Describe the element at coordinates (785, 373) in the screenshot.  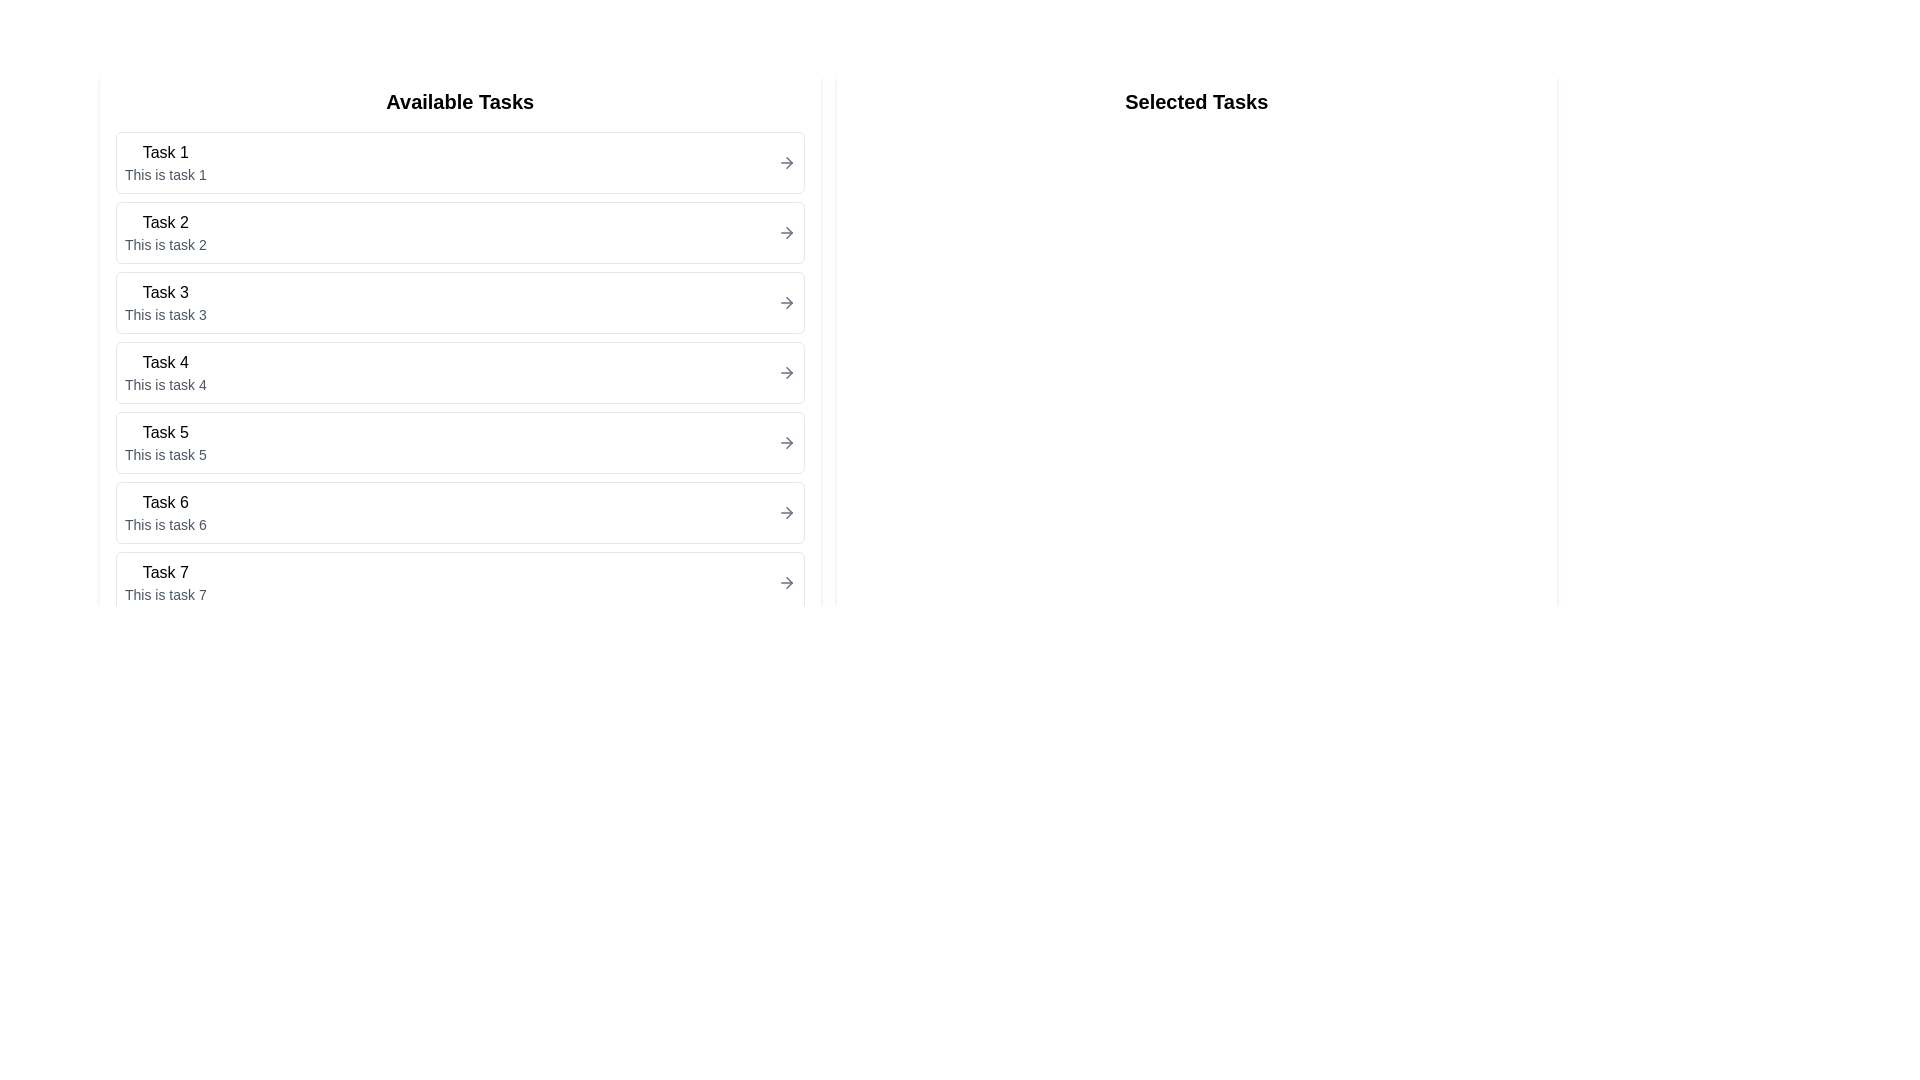
I see `the rightward-pointing arrow icon in the row labelled 'Task 4' in the 'Available Tasks' list` at that location.